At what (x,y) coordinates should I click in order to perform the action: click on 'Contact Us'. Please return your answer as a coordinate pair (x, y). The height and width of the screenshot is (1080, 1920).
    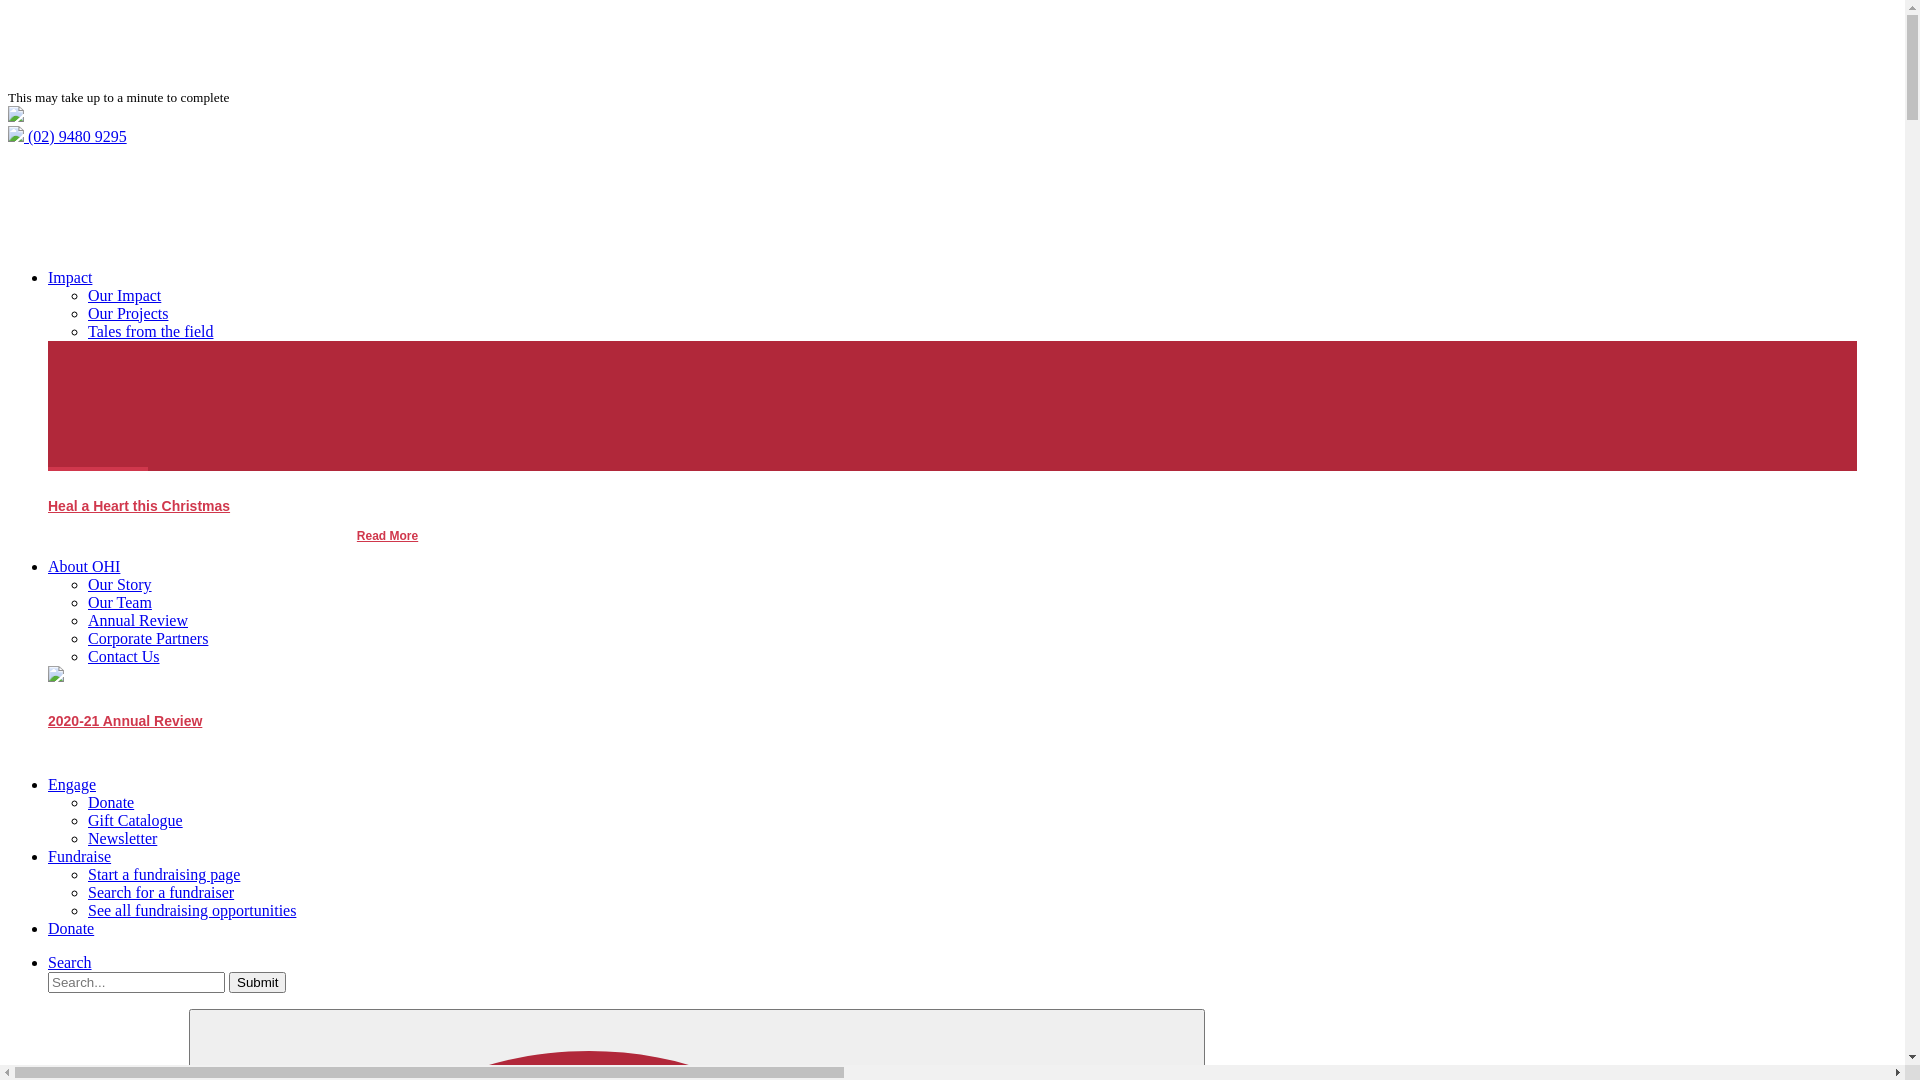
    Looking at the image, I should click on (86, 656).